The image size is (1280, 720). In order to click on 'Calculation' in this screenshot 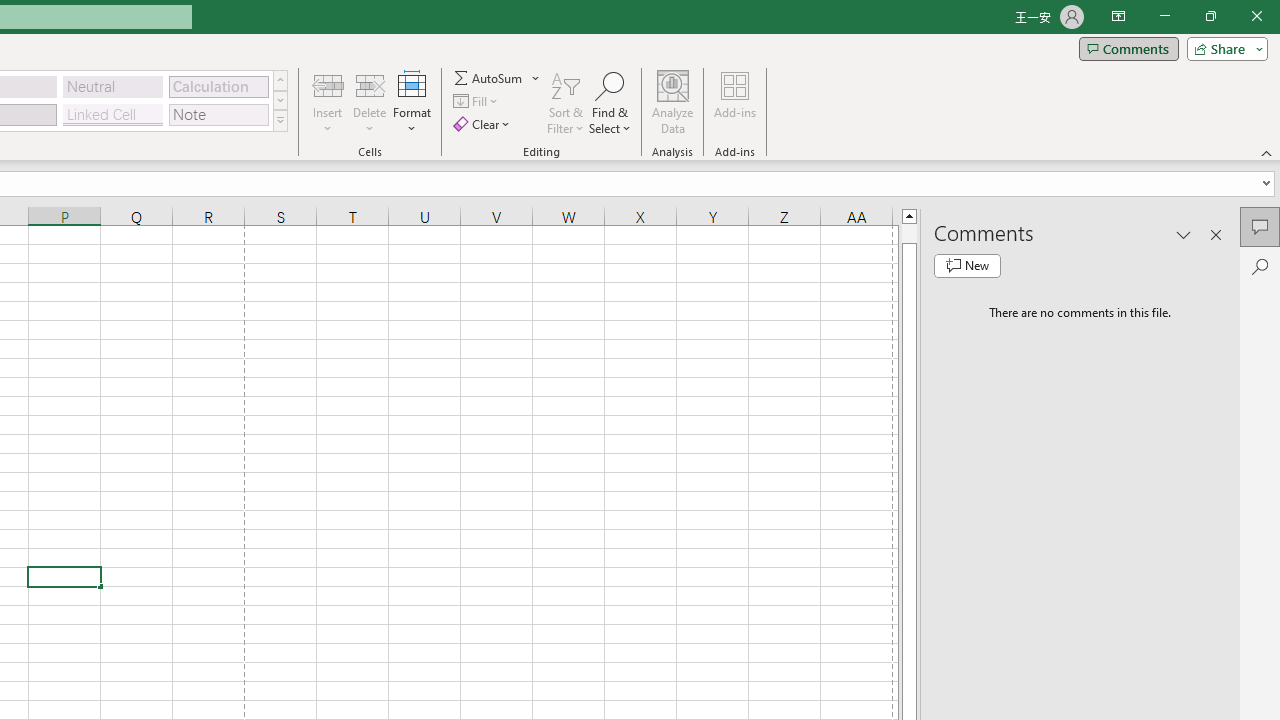, I will do `click(218, 85)`.